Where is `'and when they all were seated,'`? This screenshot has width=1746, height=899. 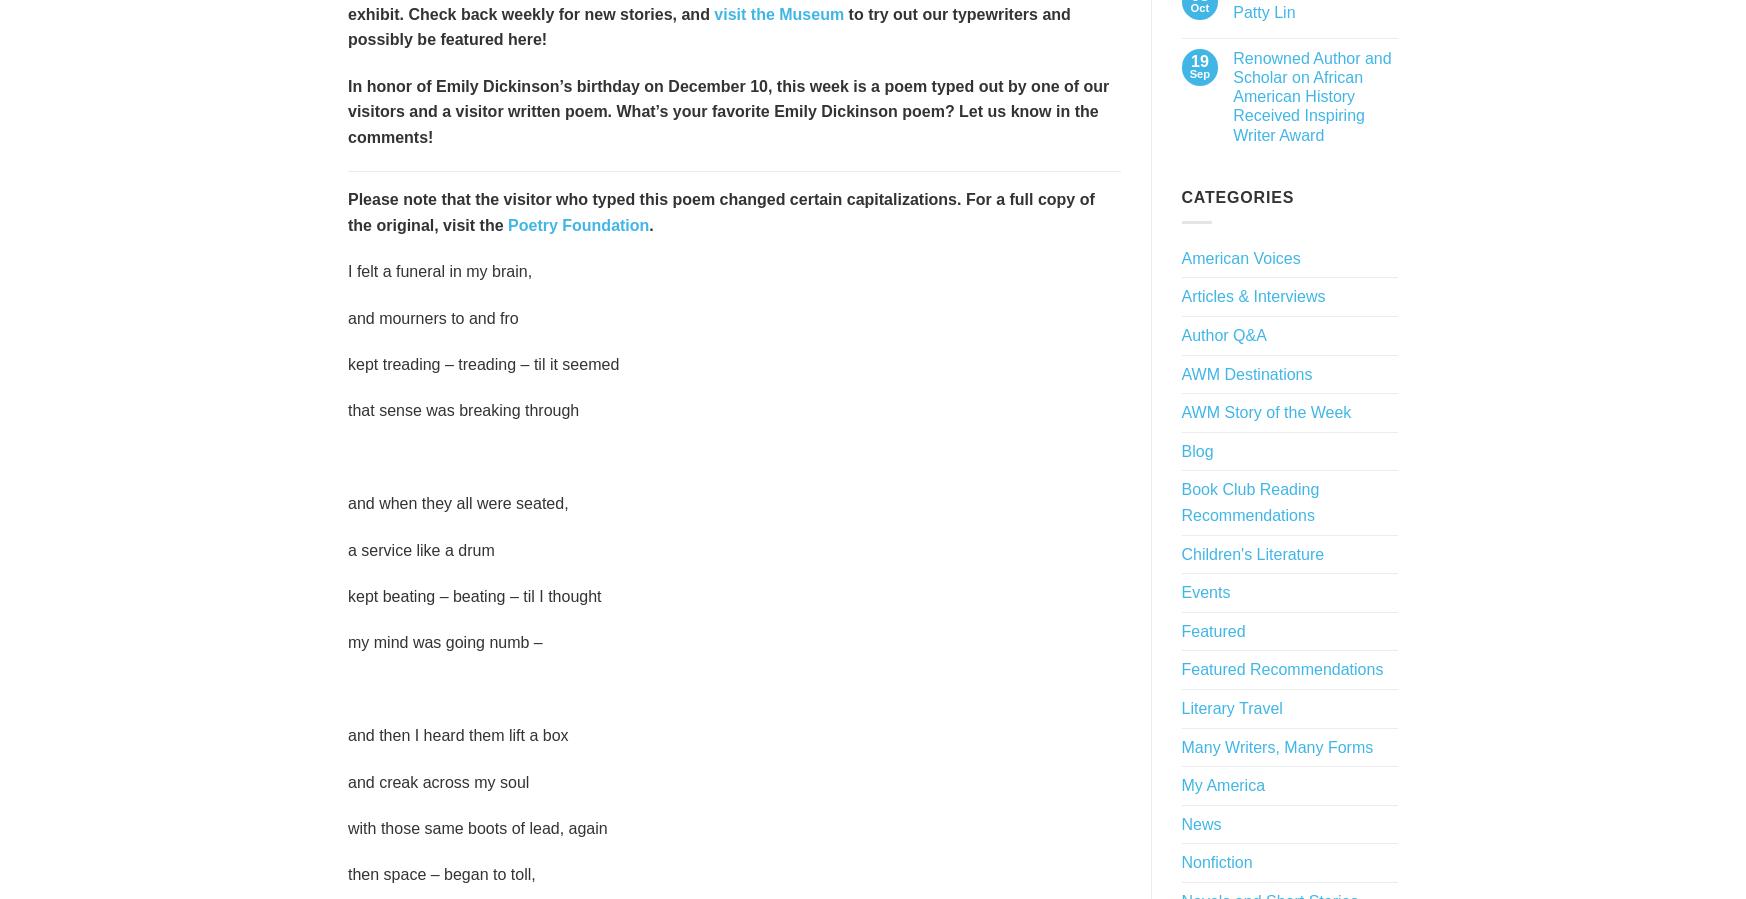 'and when they all were seated,' is located at coordinates (457, 503).